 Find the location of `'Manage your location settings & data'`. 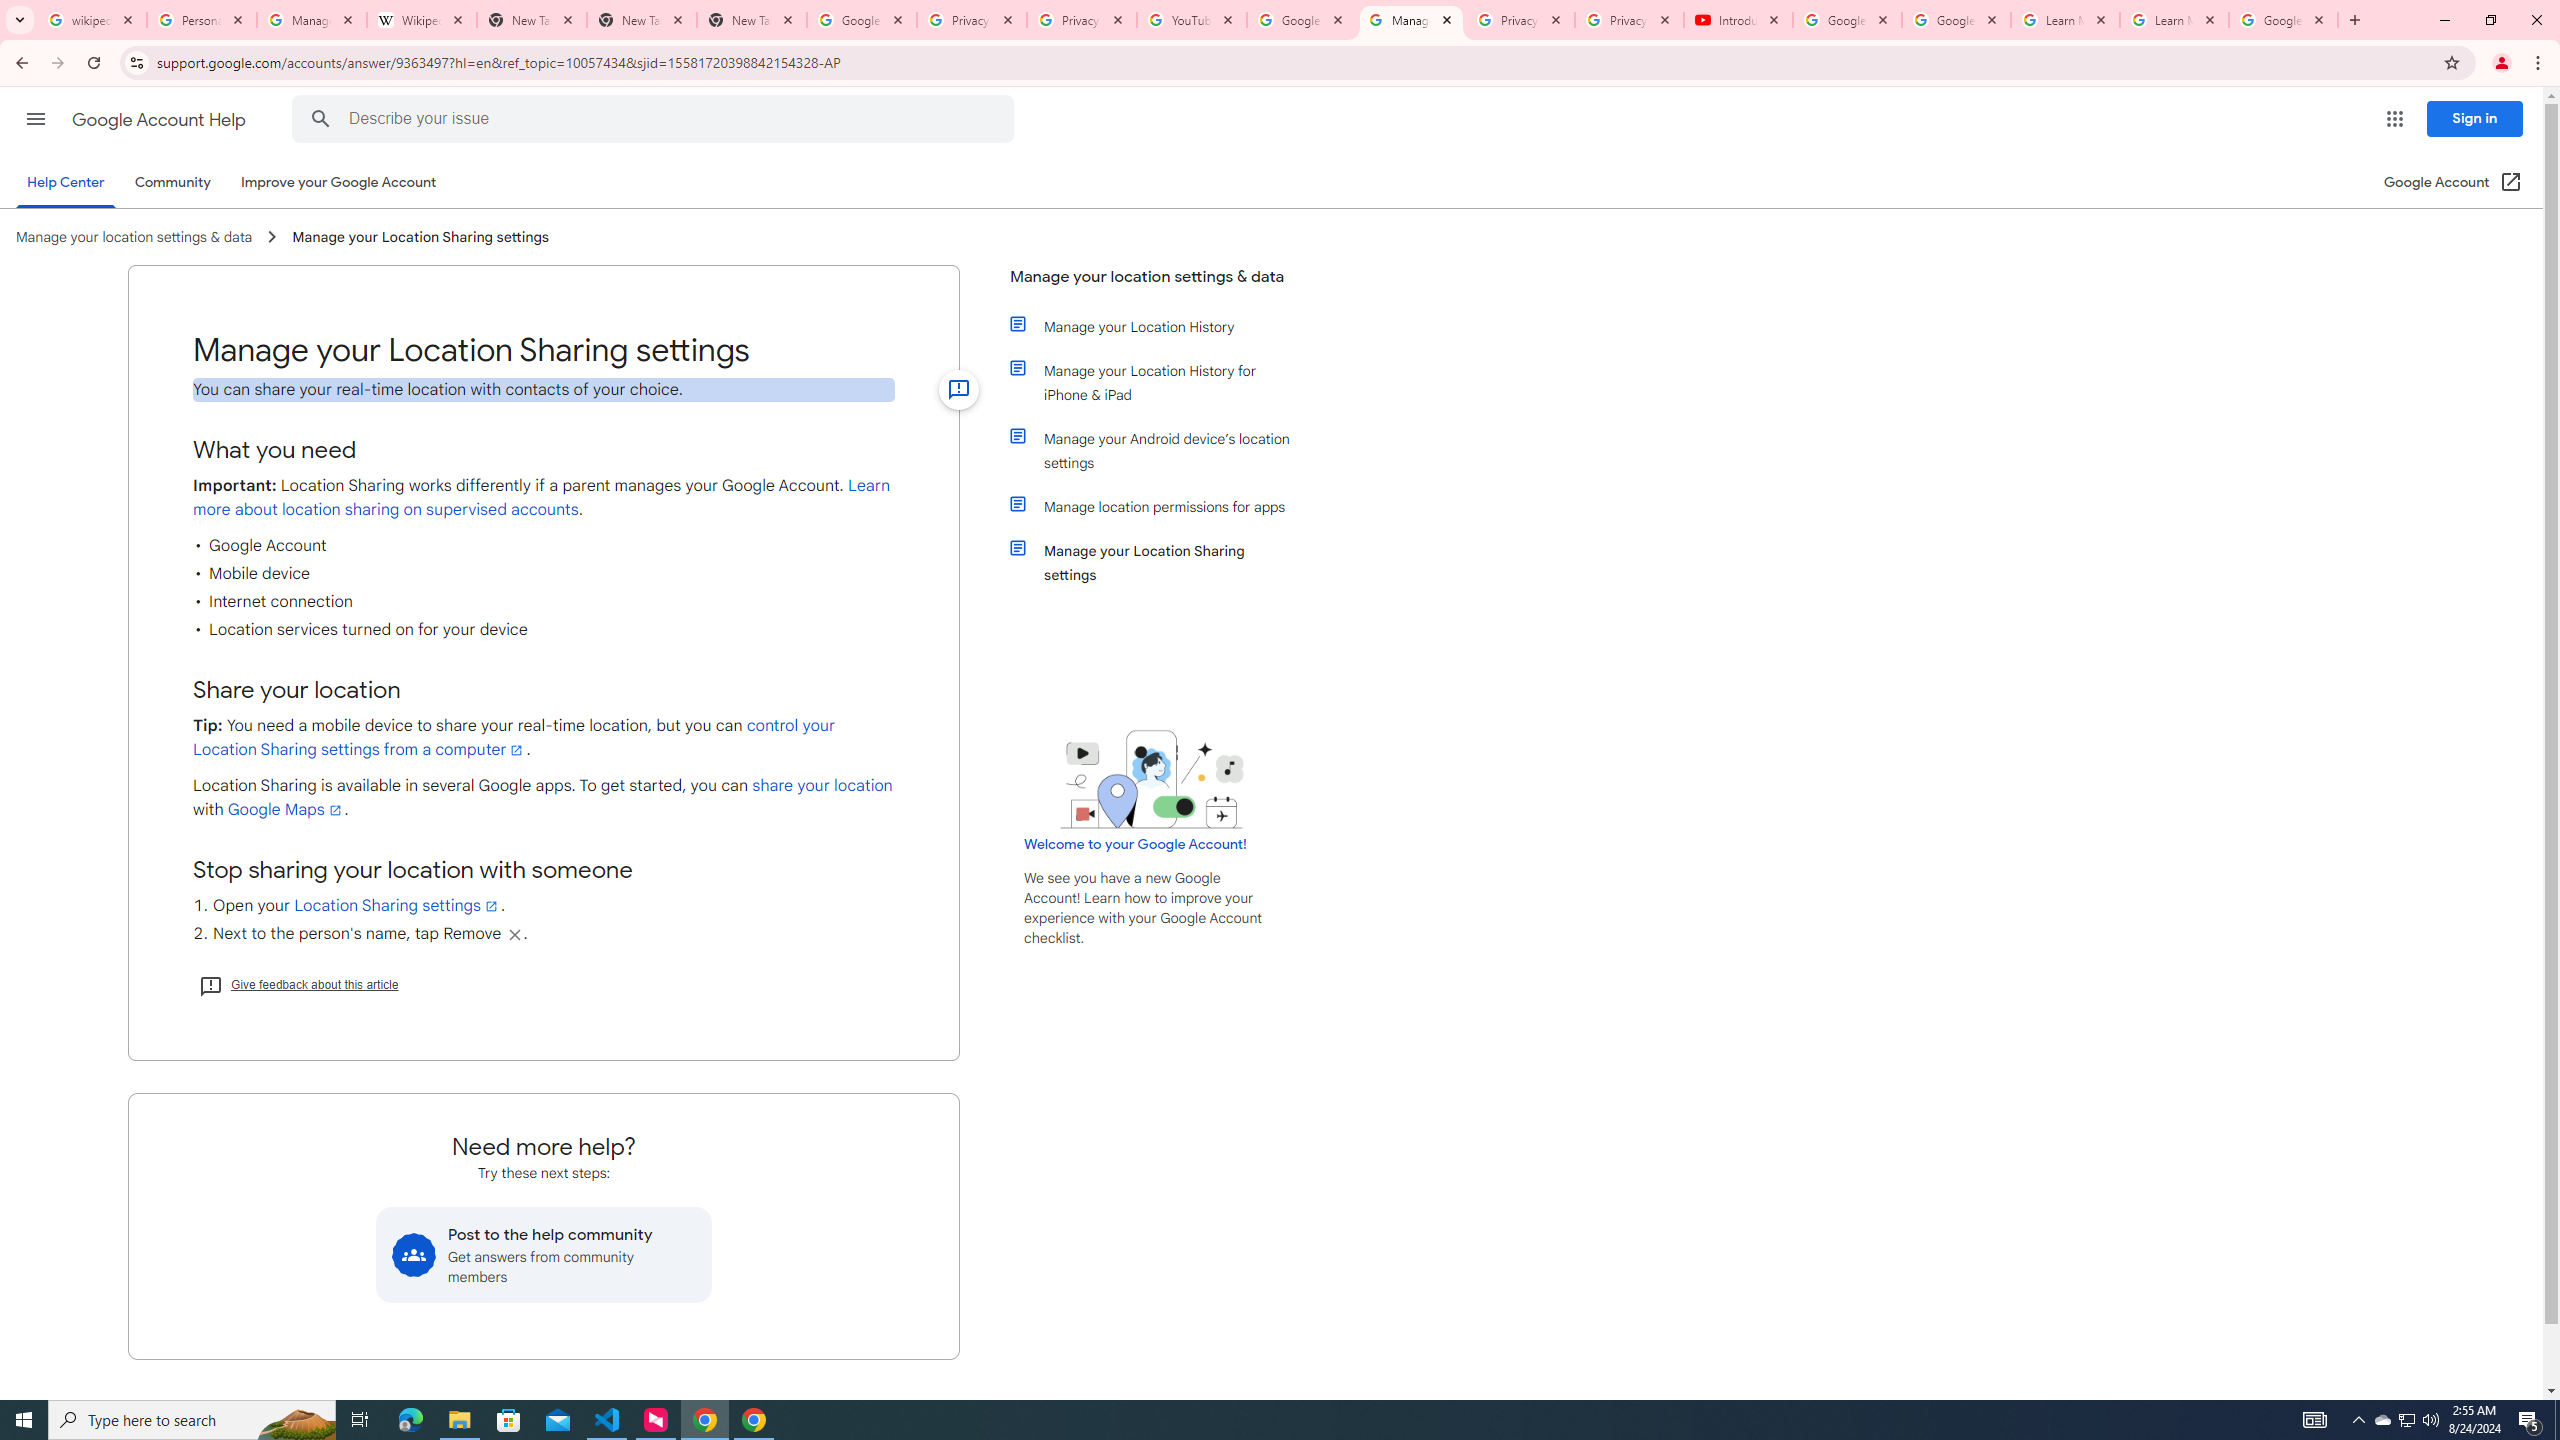

'Manage your location settings & data' is located at coordinates (1153, 284).